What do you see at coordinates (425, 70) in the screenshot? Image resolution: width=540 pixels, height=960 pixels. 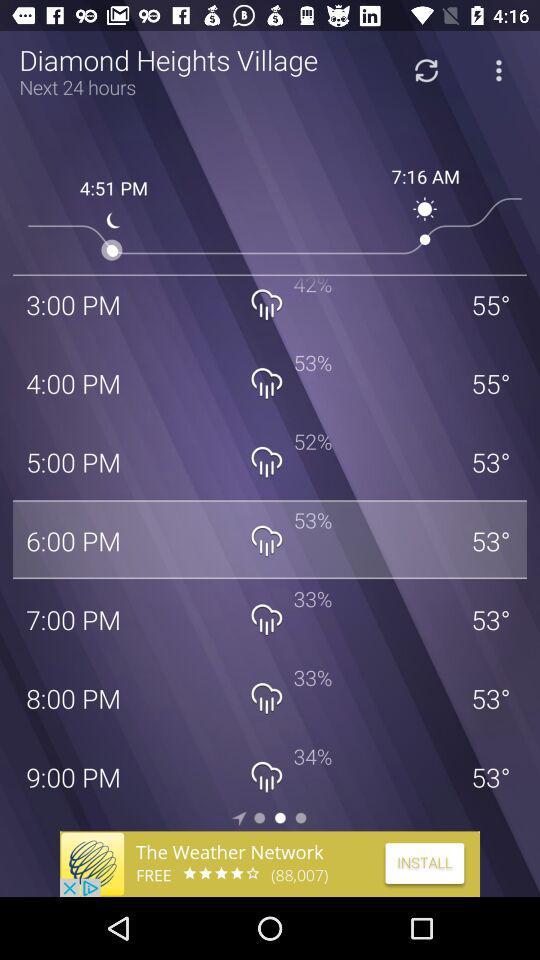 I see `reload` at bounding box center [425, 70].